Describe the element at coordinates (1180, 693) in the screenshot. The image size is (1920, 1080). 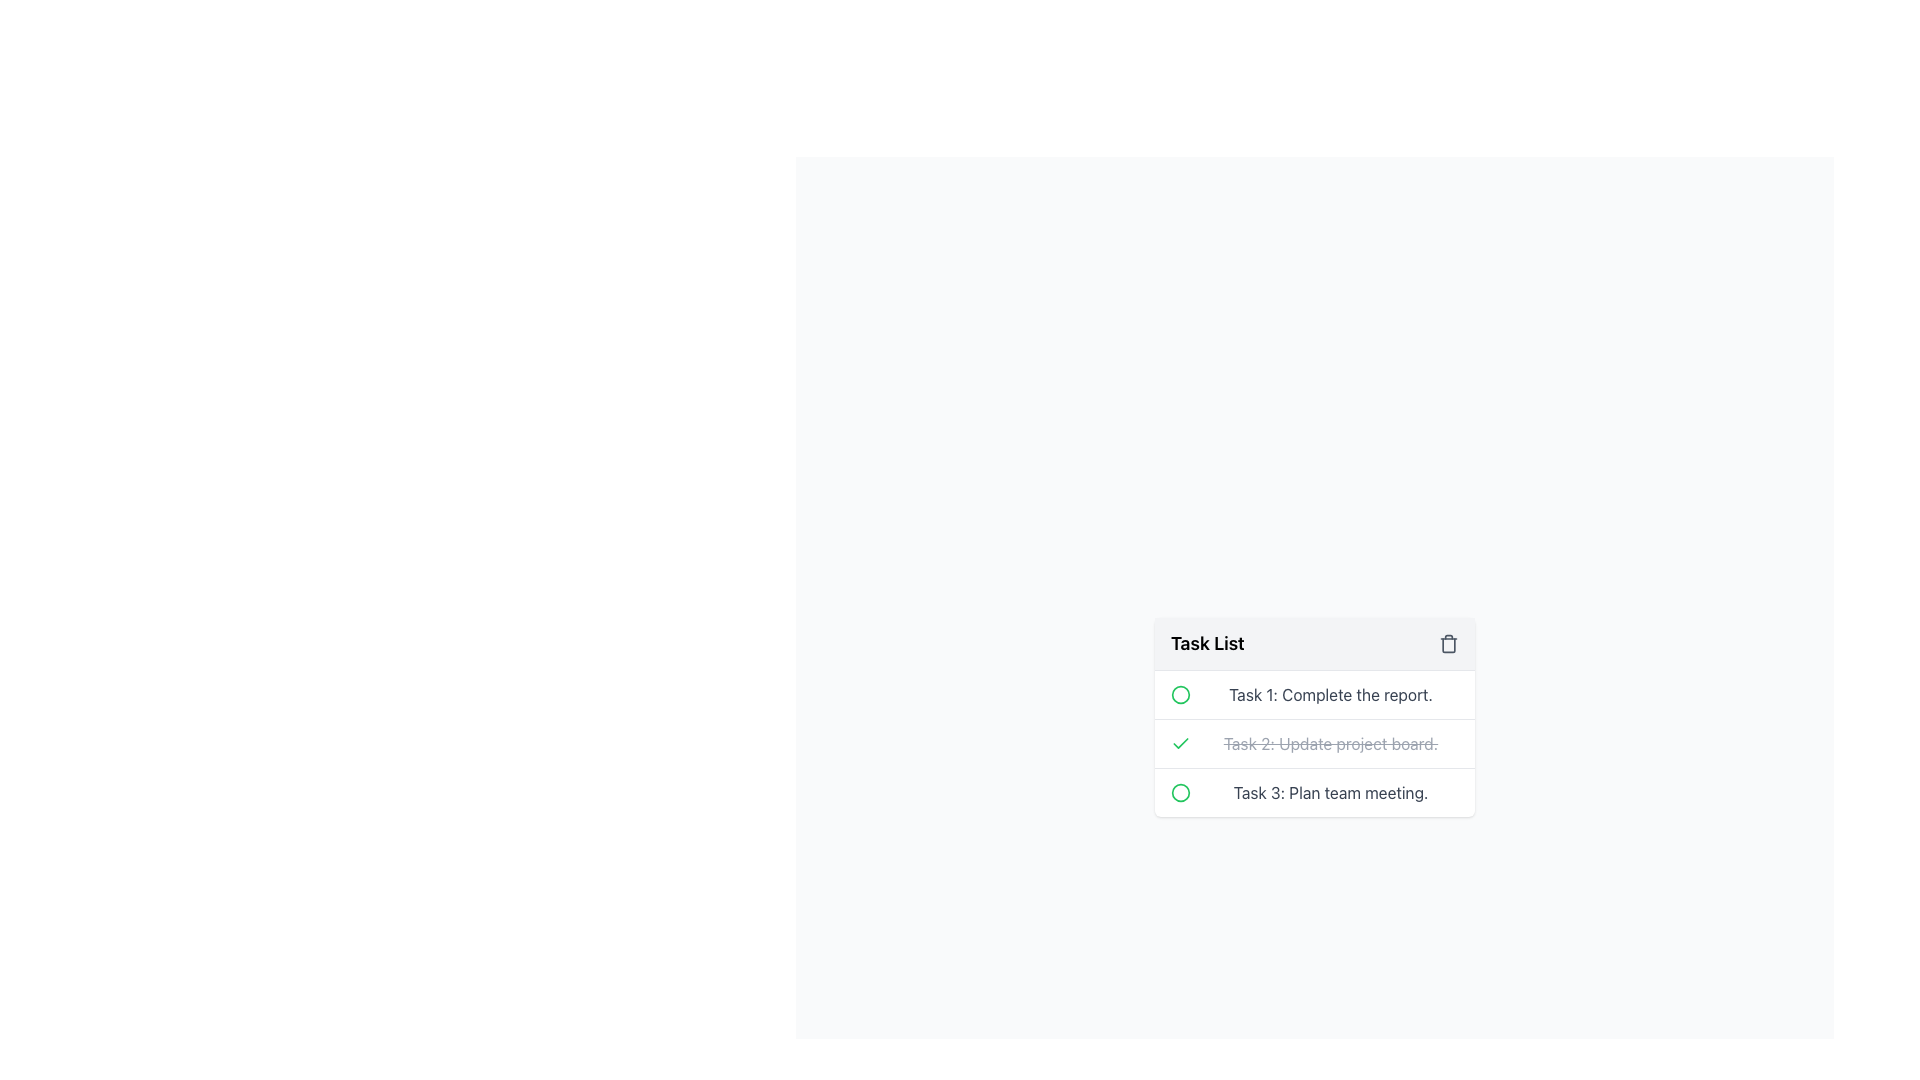
I see `the central circle inside the SVG graphic located near the top-left part of the 'Task 1: Complete the report.' row within the 'Task List' block in the bottom right part of the interface` at that location.